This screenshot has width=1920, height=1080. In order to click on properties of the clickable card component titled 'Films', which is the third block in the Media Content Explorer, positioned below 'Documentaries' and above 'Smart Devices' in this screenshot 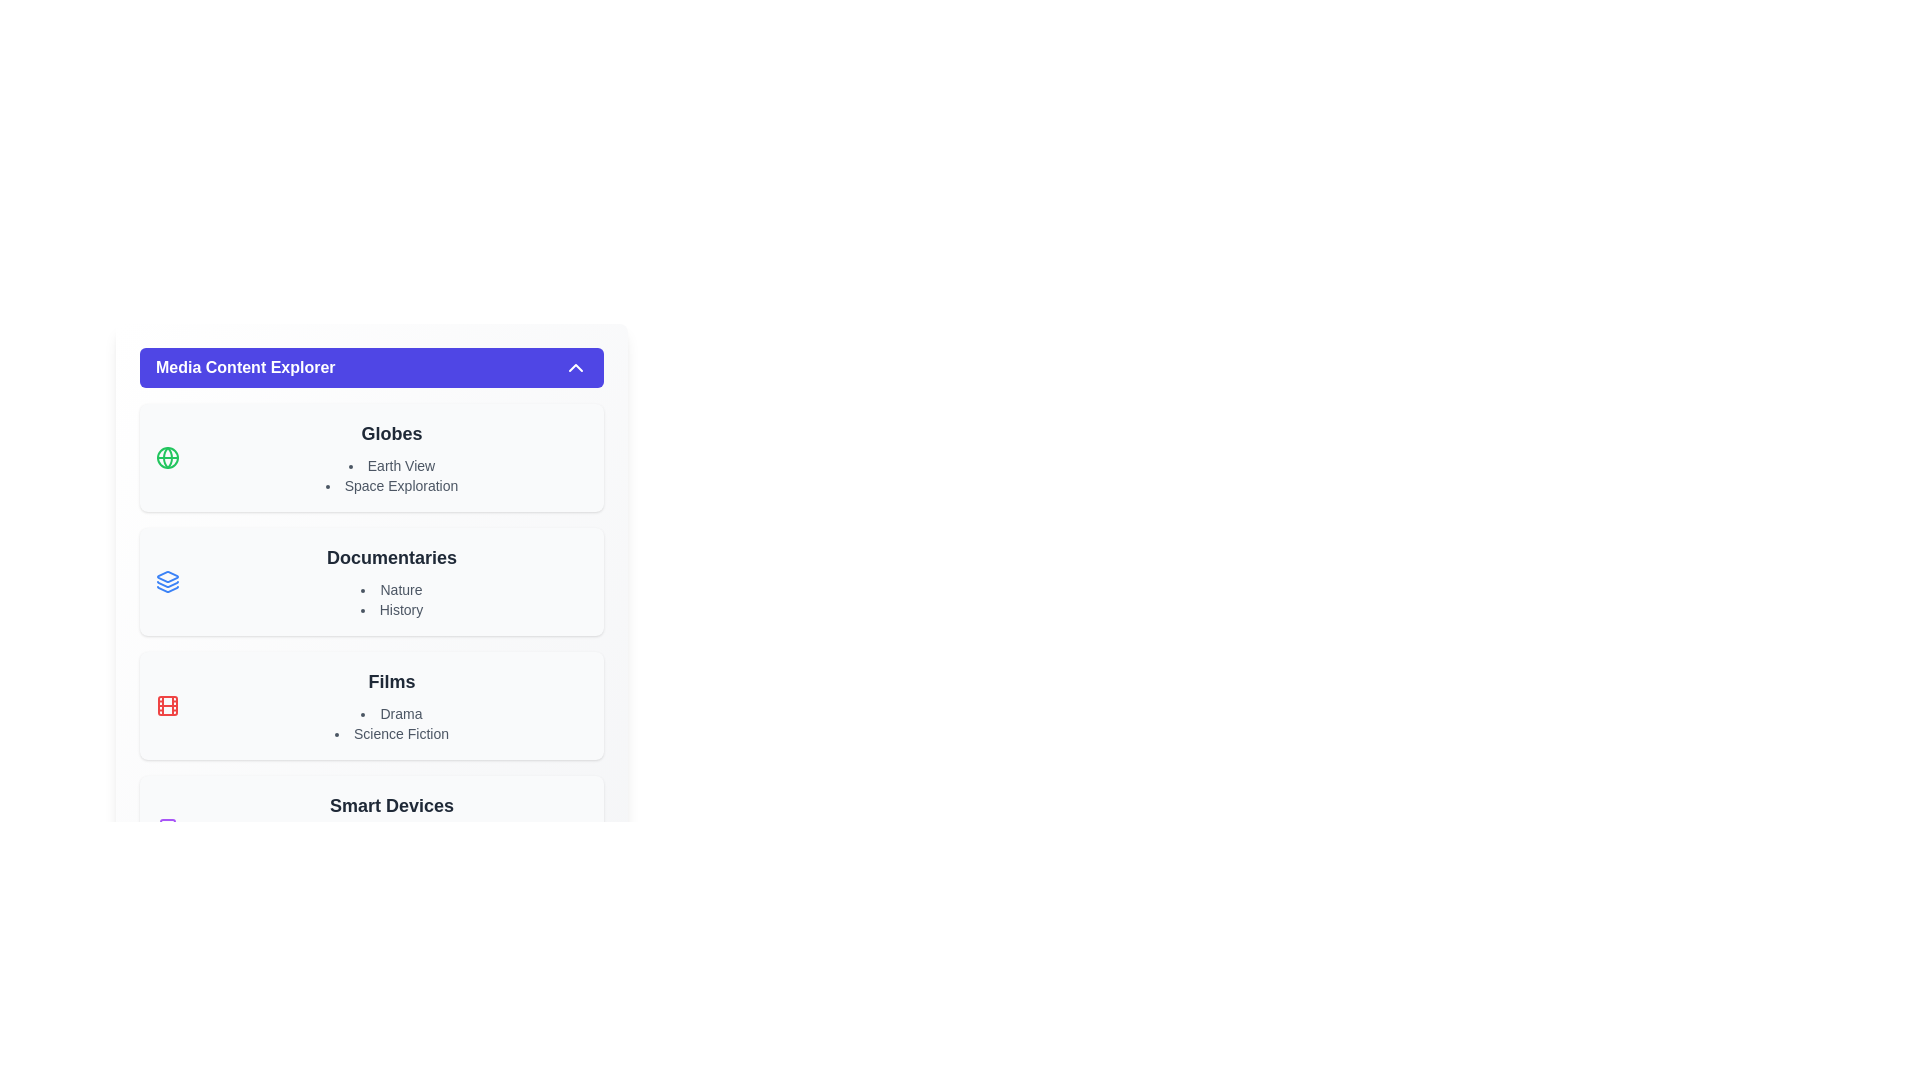, I will do `click(372, 704)`.